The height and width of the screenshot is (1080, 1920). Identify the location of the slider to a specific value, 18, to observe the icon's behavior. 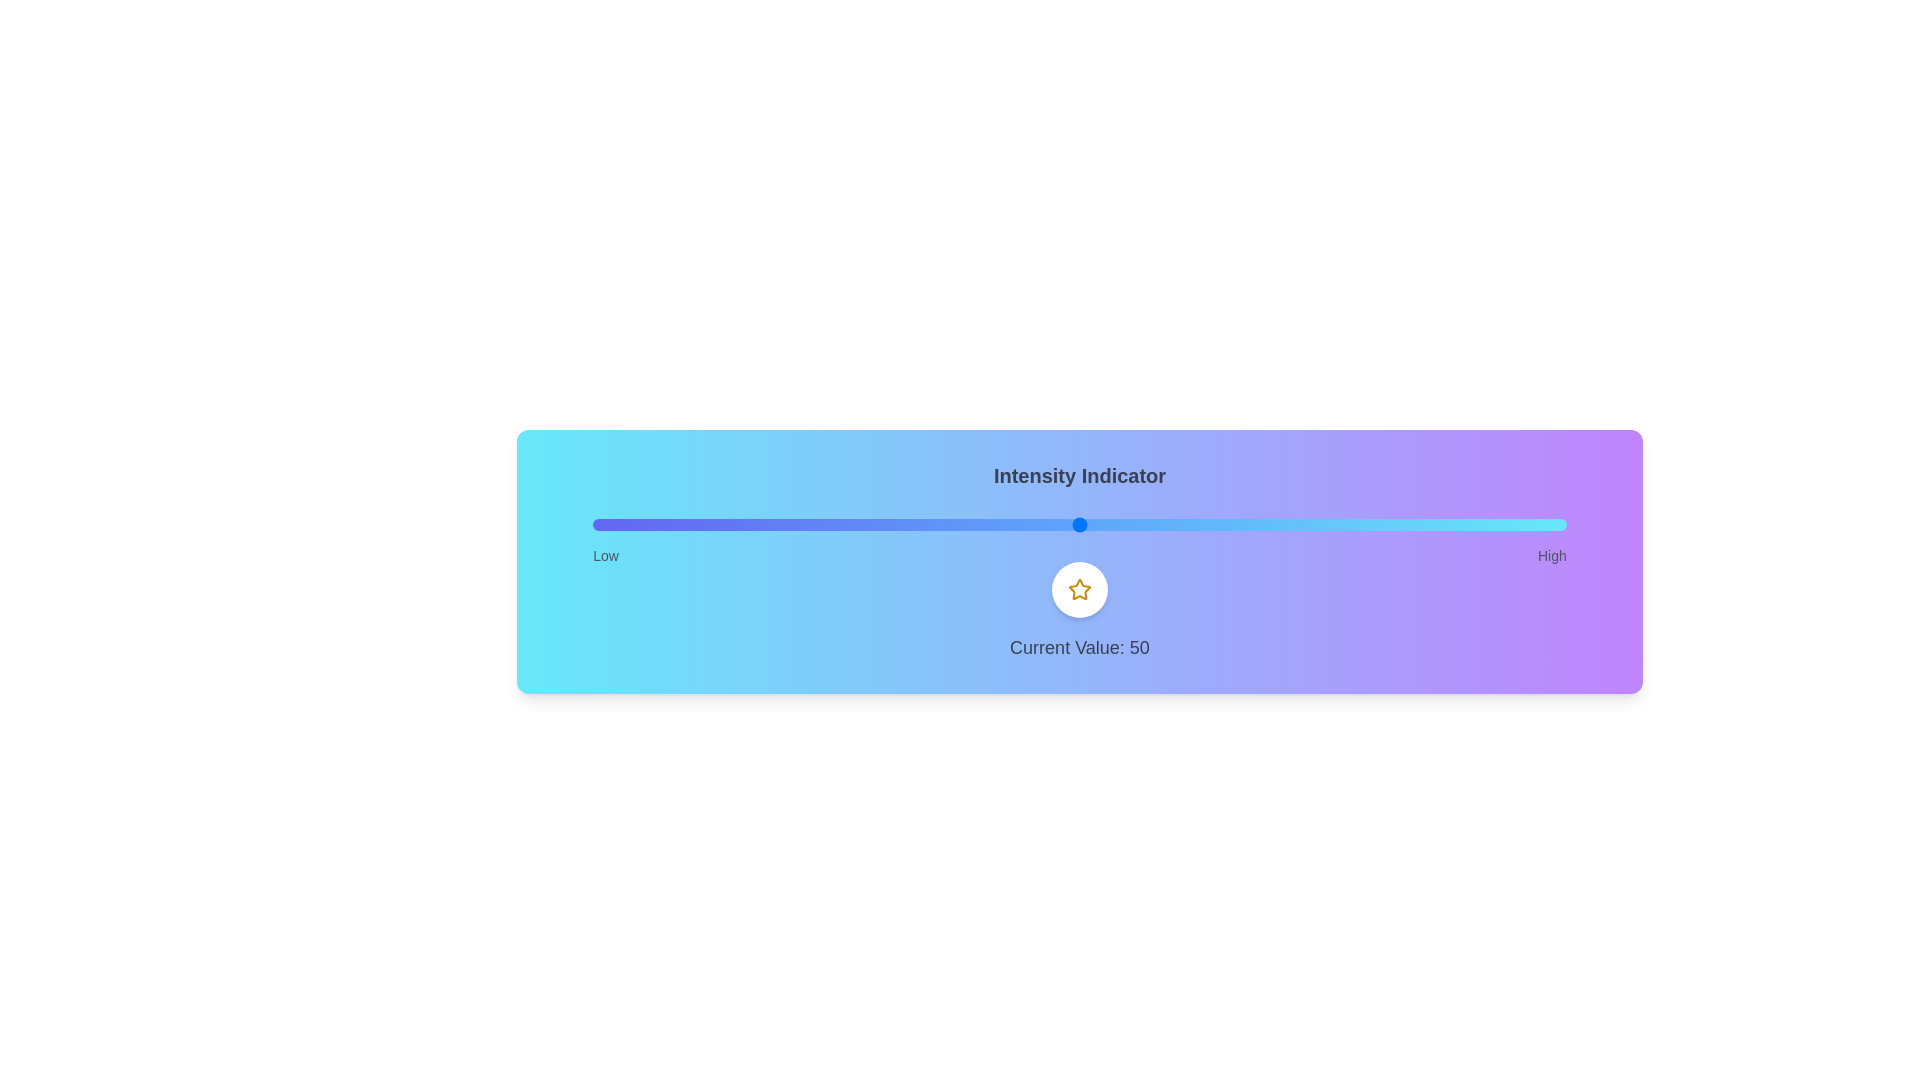
(767, 523).